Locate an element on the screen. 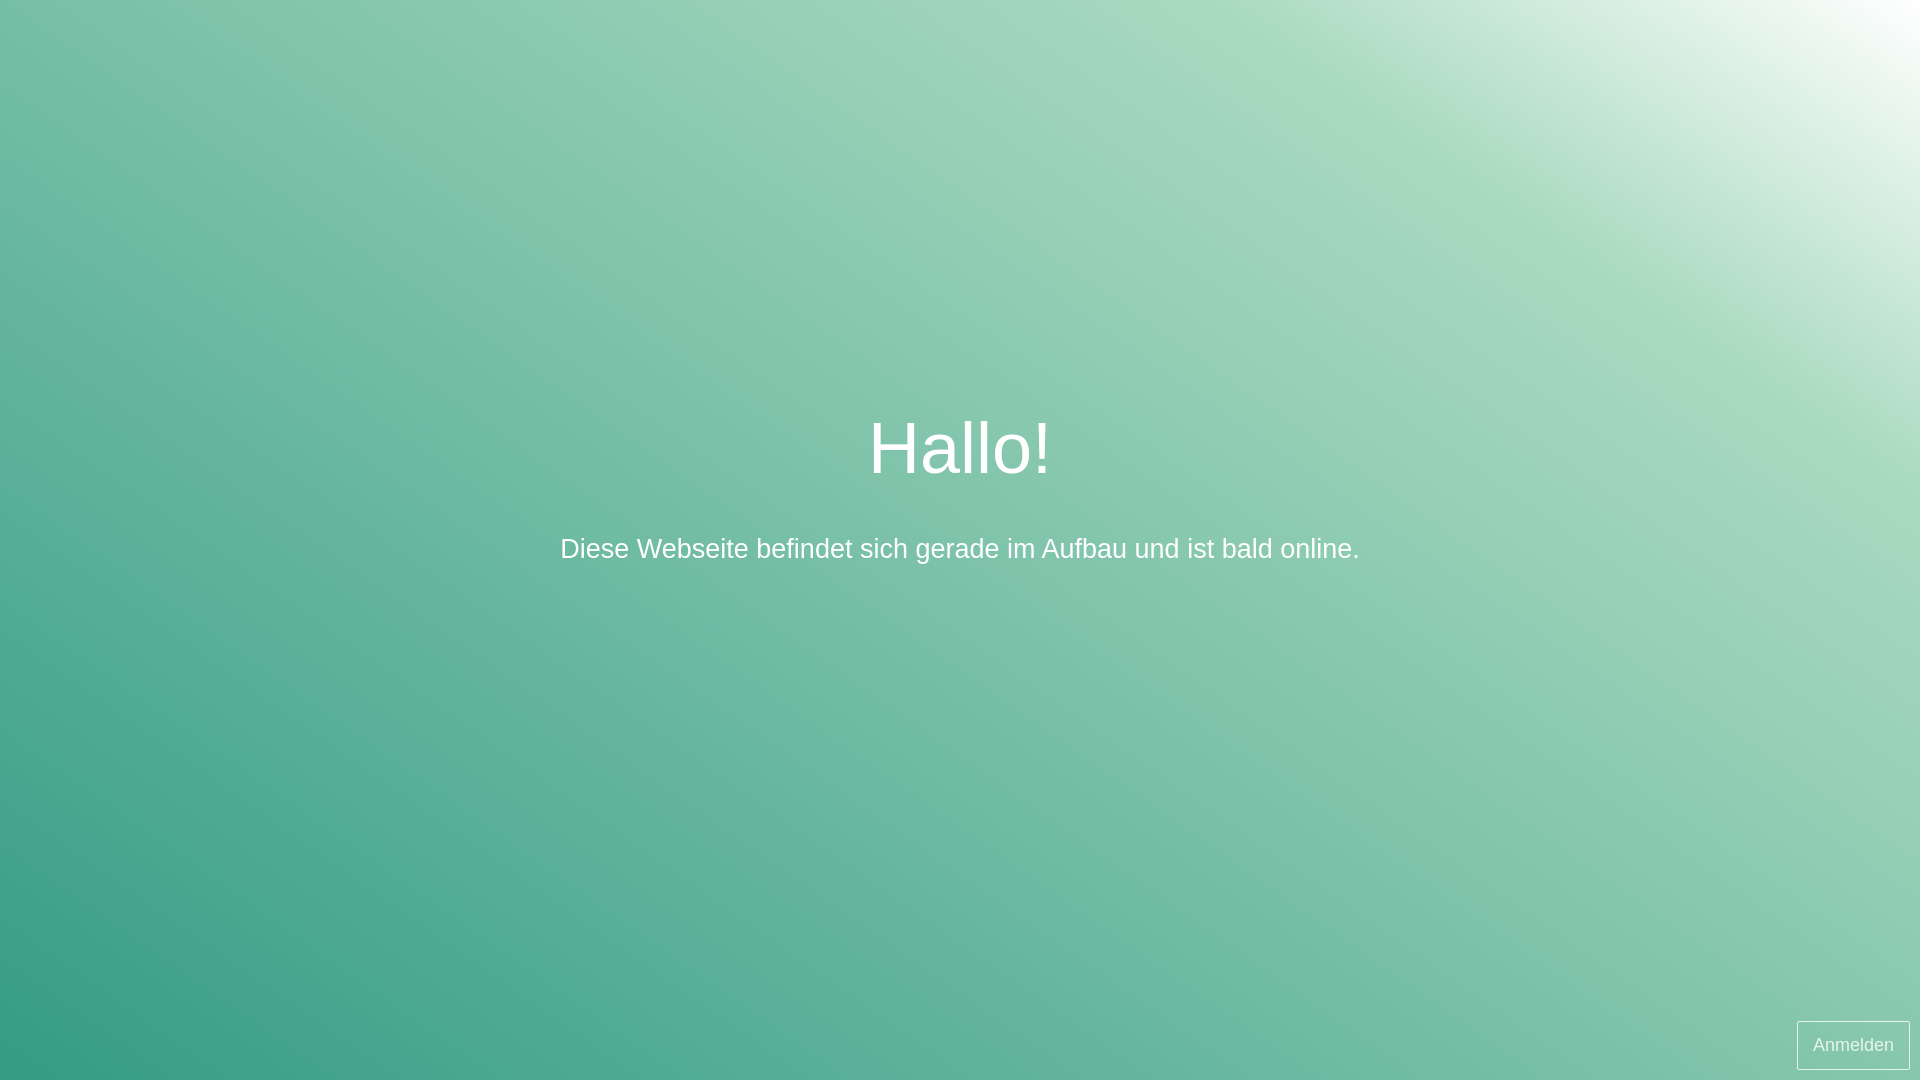 The image size is (1920, 1080). 'Anmelden' is located at coordinates (1852, 1044).